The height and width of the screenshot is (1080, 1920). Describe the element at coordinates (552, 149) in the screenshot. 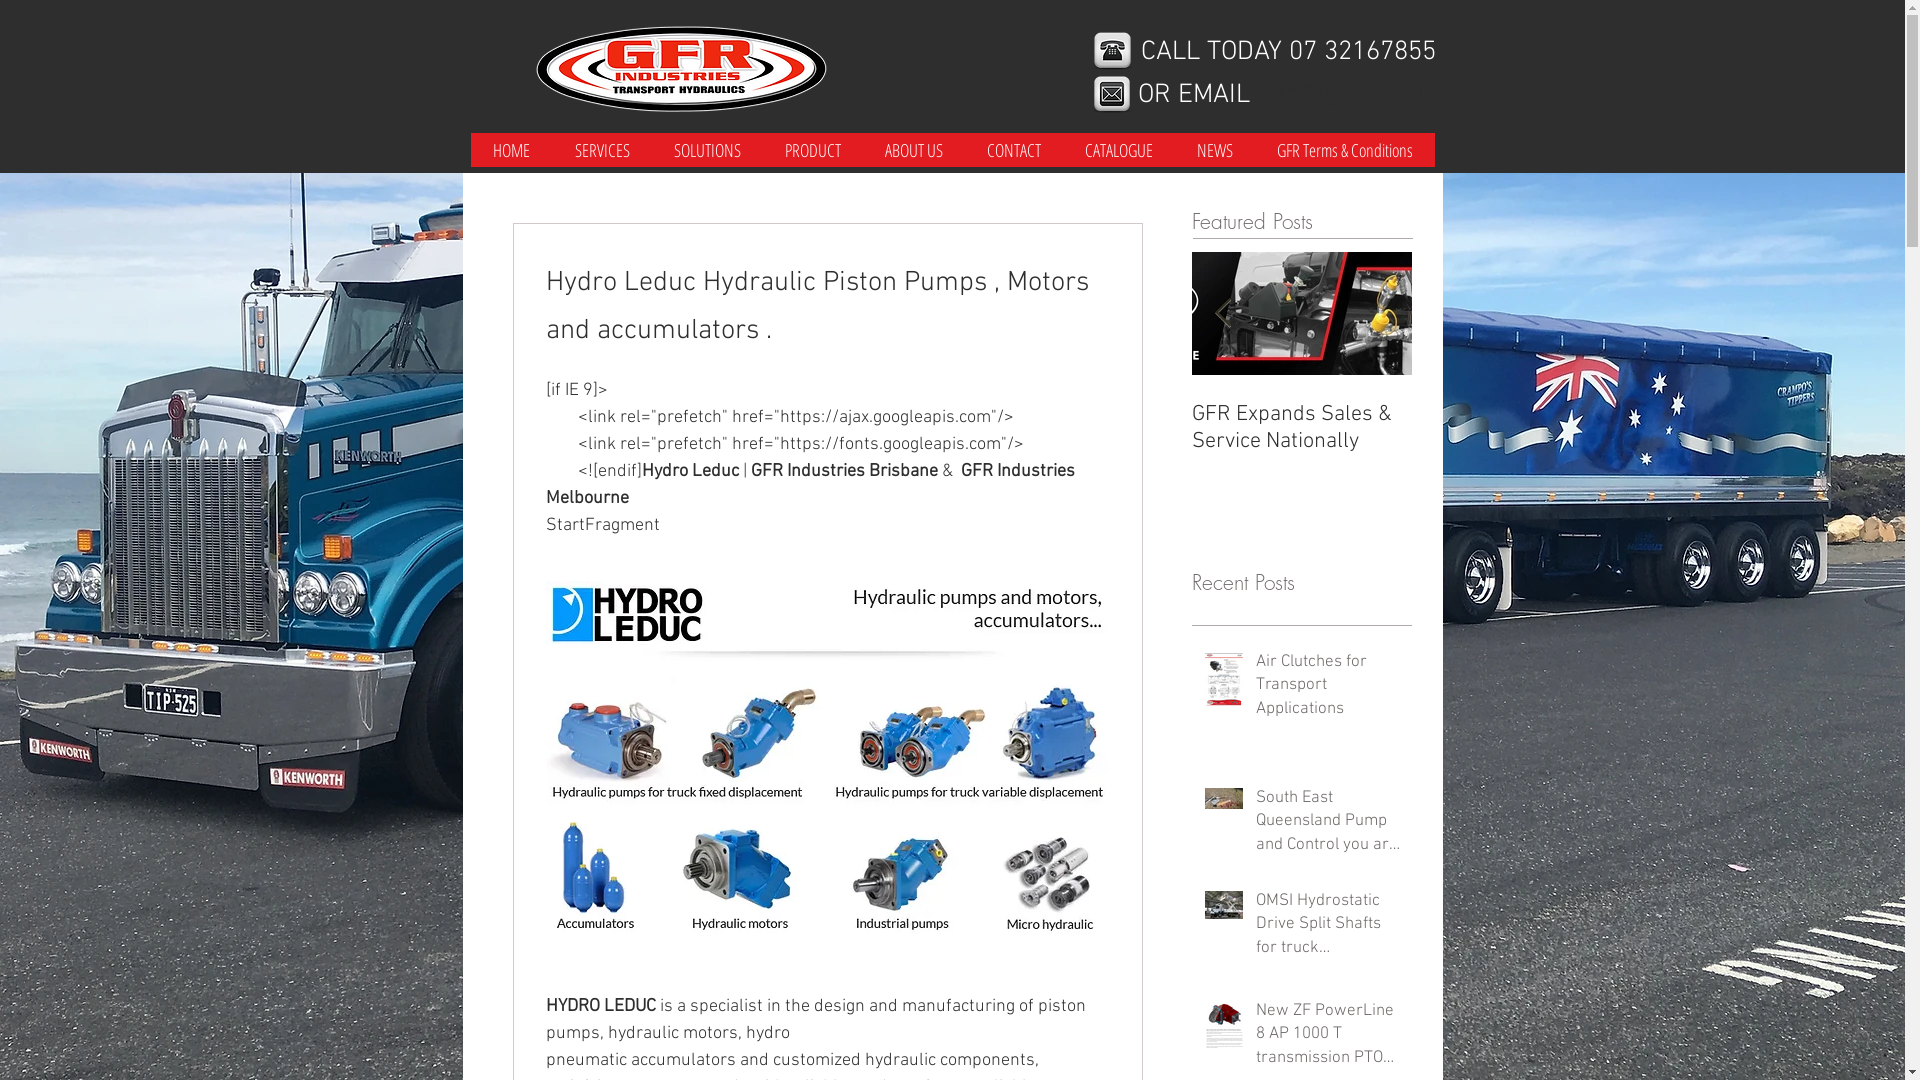

I see `'SERVICES'` at that location.